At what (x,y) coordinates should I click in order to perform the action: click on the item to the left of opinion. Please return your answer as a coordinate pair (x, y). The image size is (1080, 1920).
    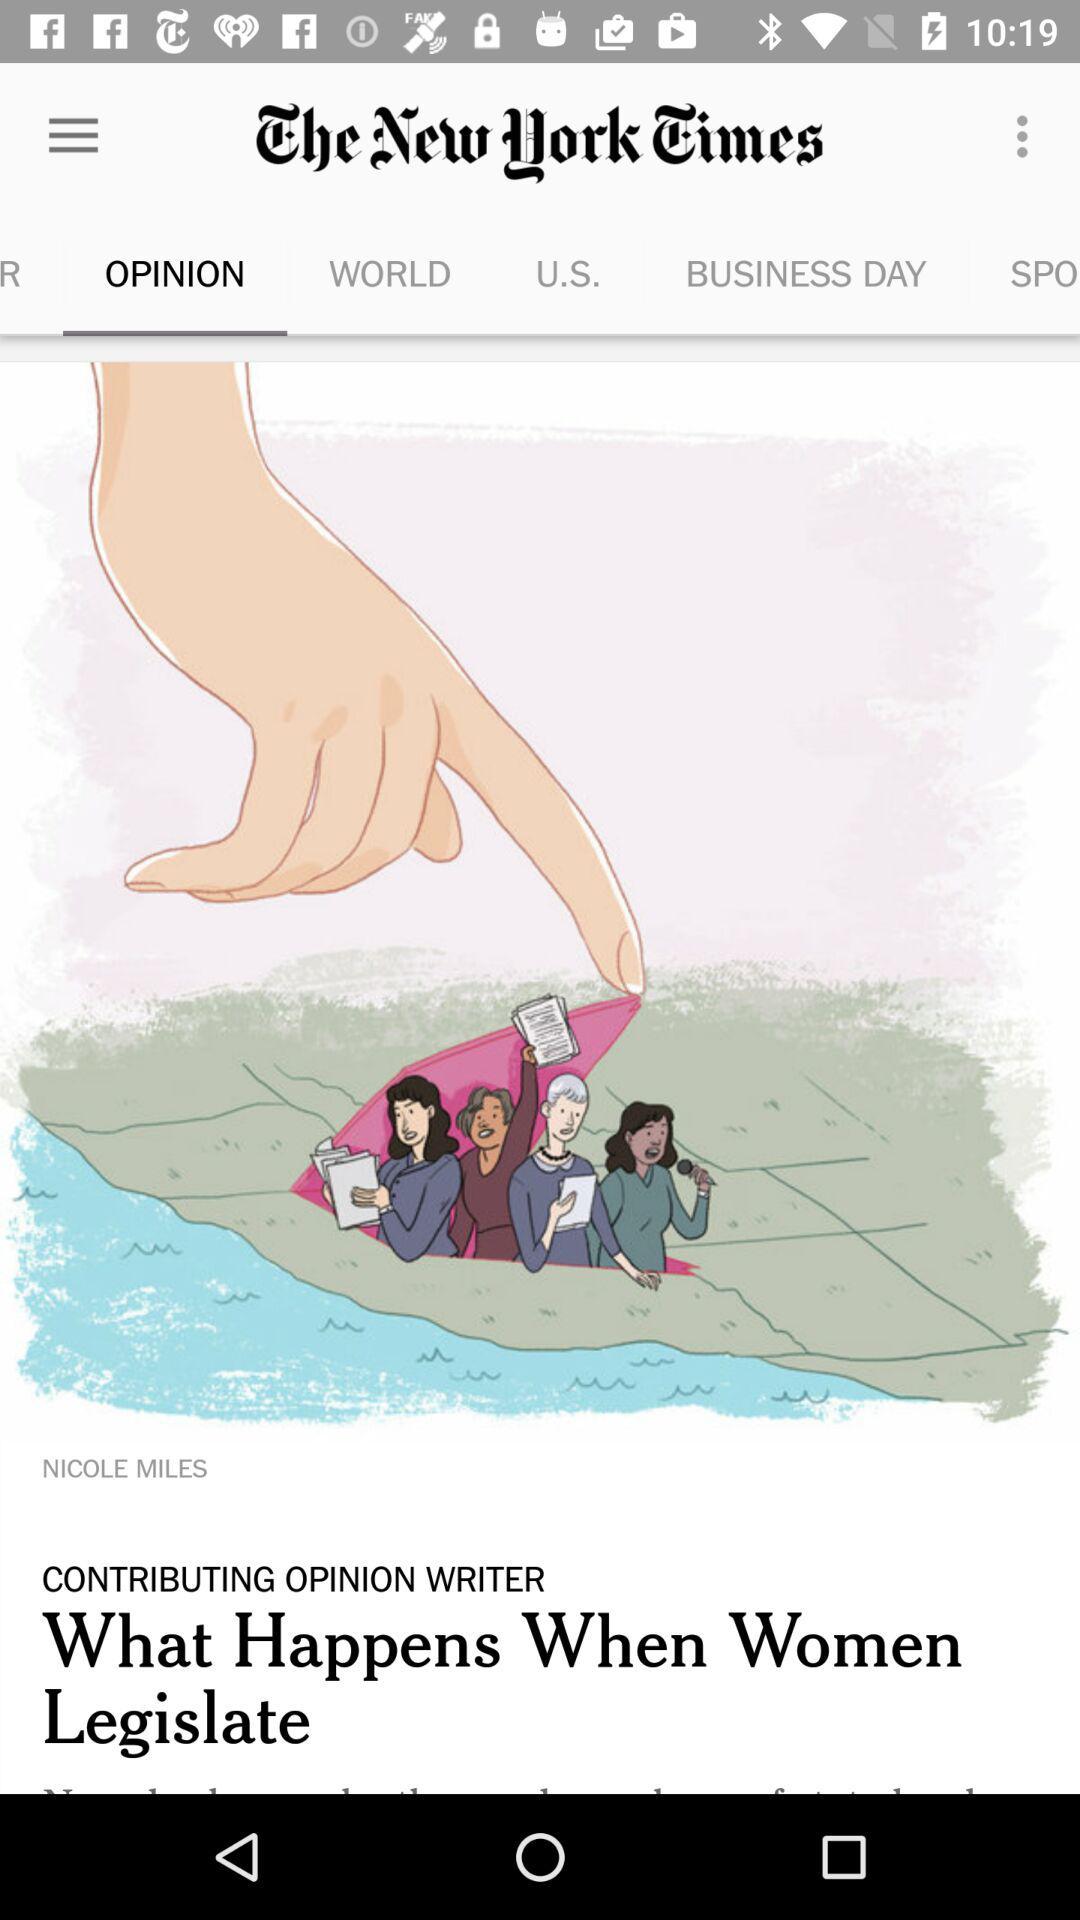
    Looking at the image, I should click on (31, 272).